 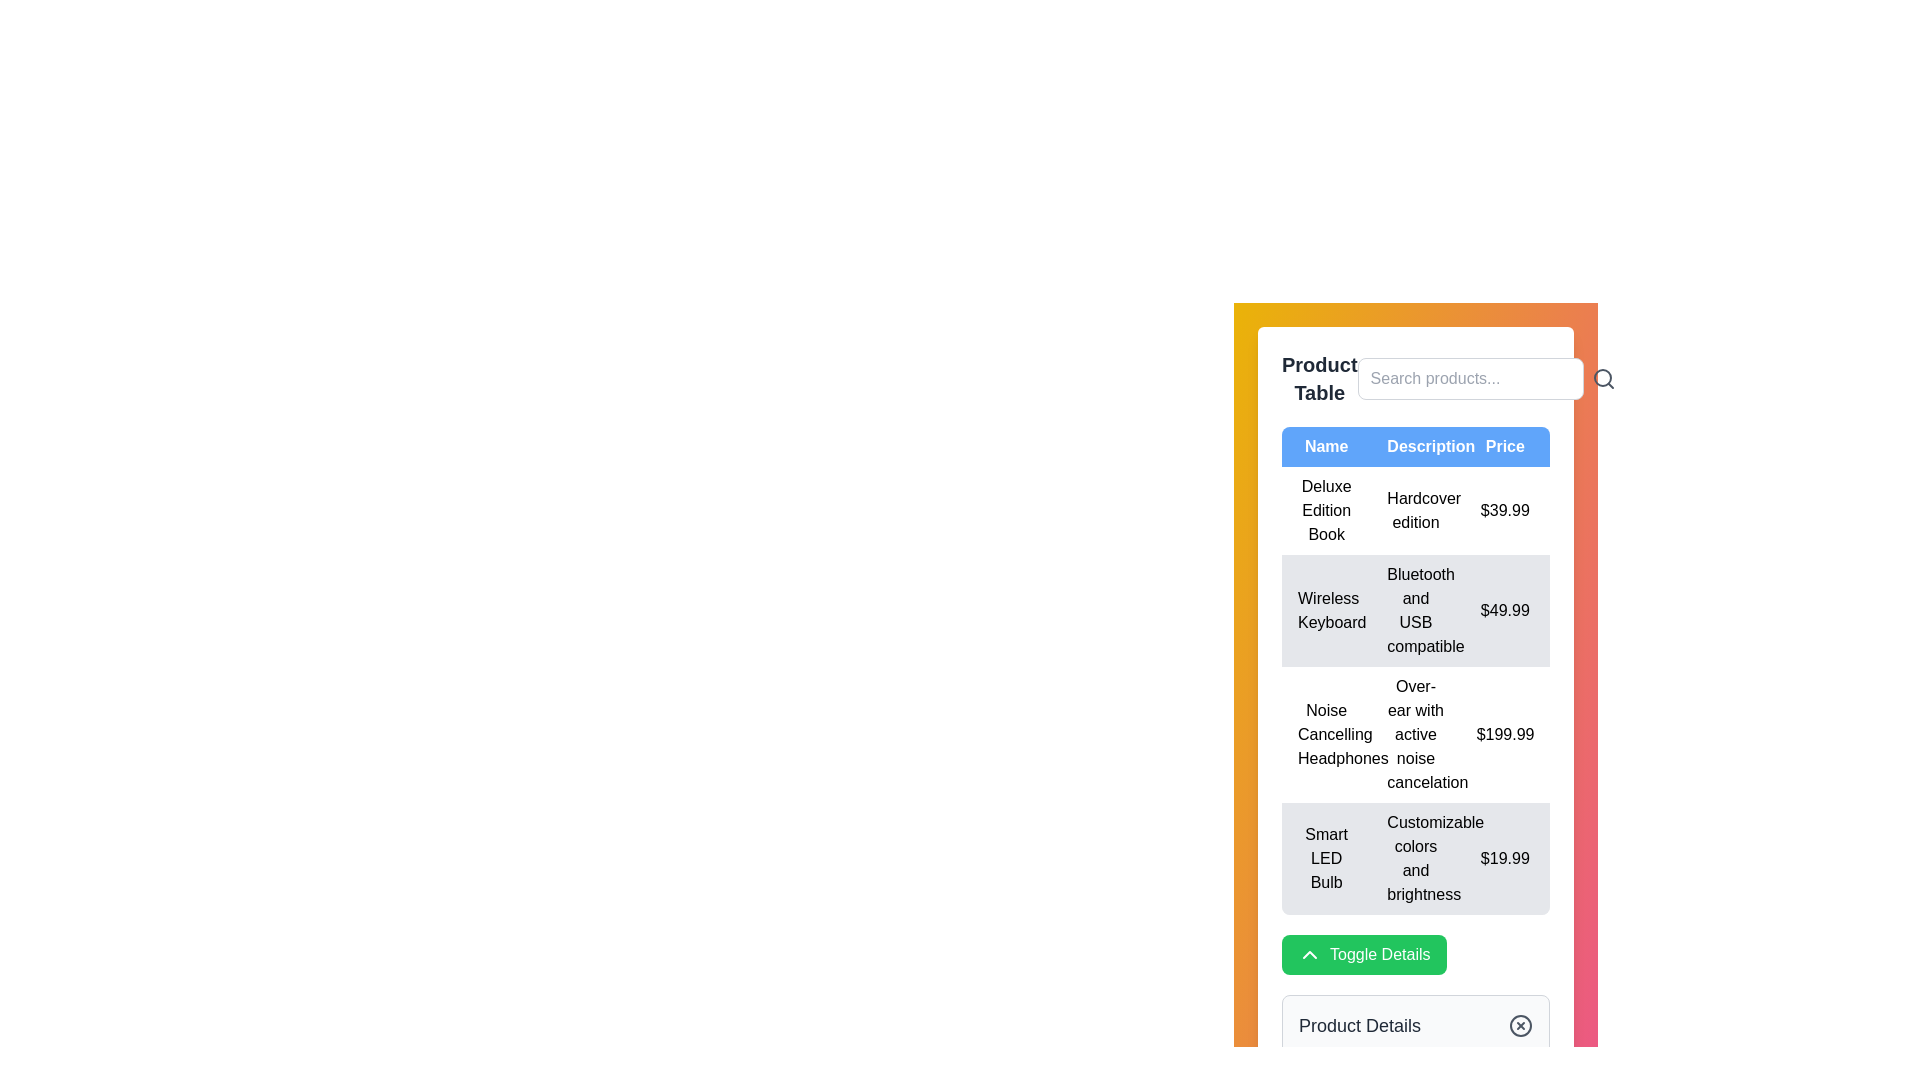 What do you see at coordinates (1505, 858) in the screenshot?
I see `displayed price '$19.99' from the rightmost text label in the 'Price' column of the product listing under 'Smart LED Bulb'` at bounding box center [1505, 858].